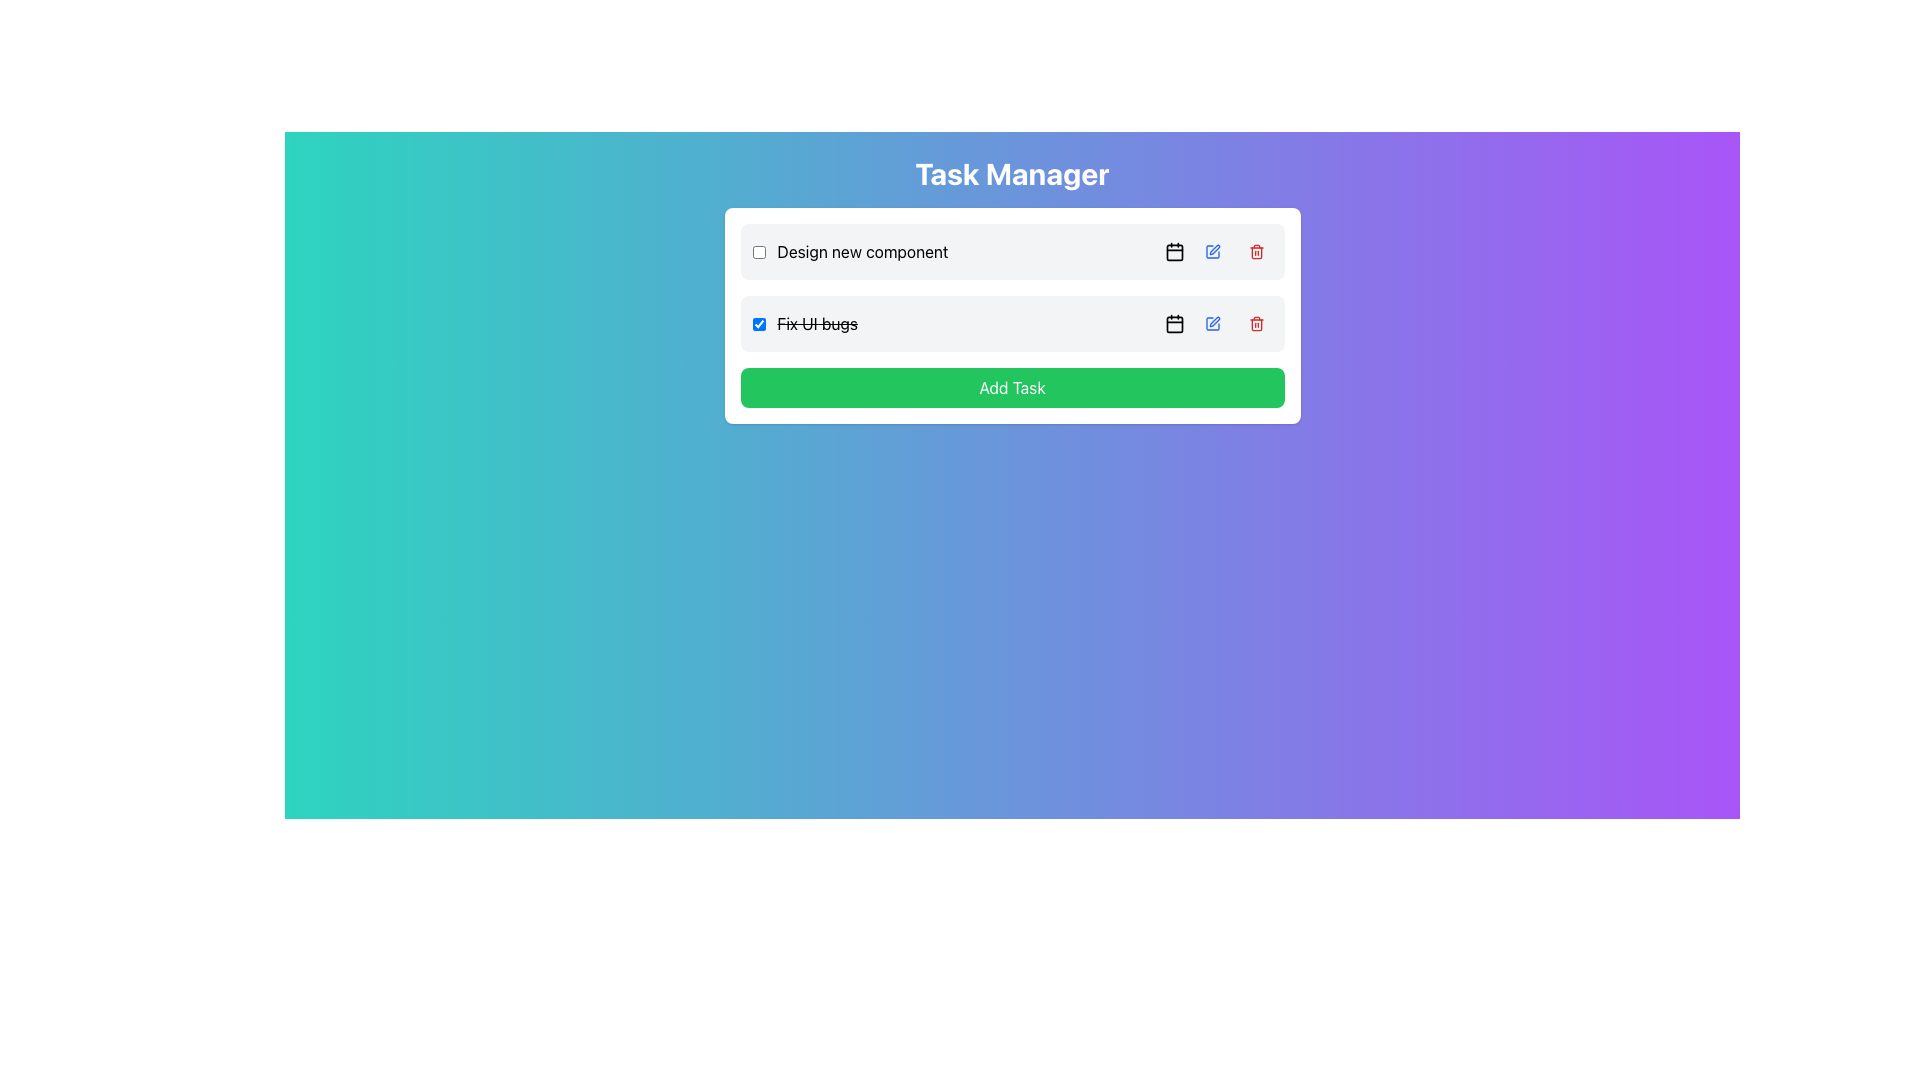 The image size is (1920, 1080). I want to click on the edit button located under the 'Task Manager' title, which is the second button to the right of the first task row, positioned between a calendar icon and a red button, so click(1211, 250).